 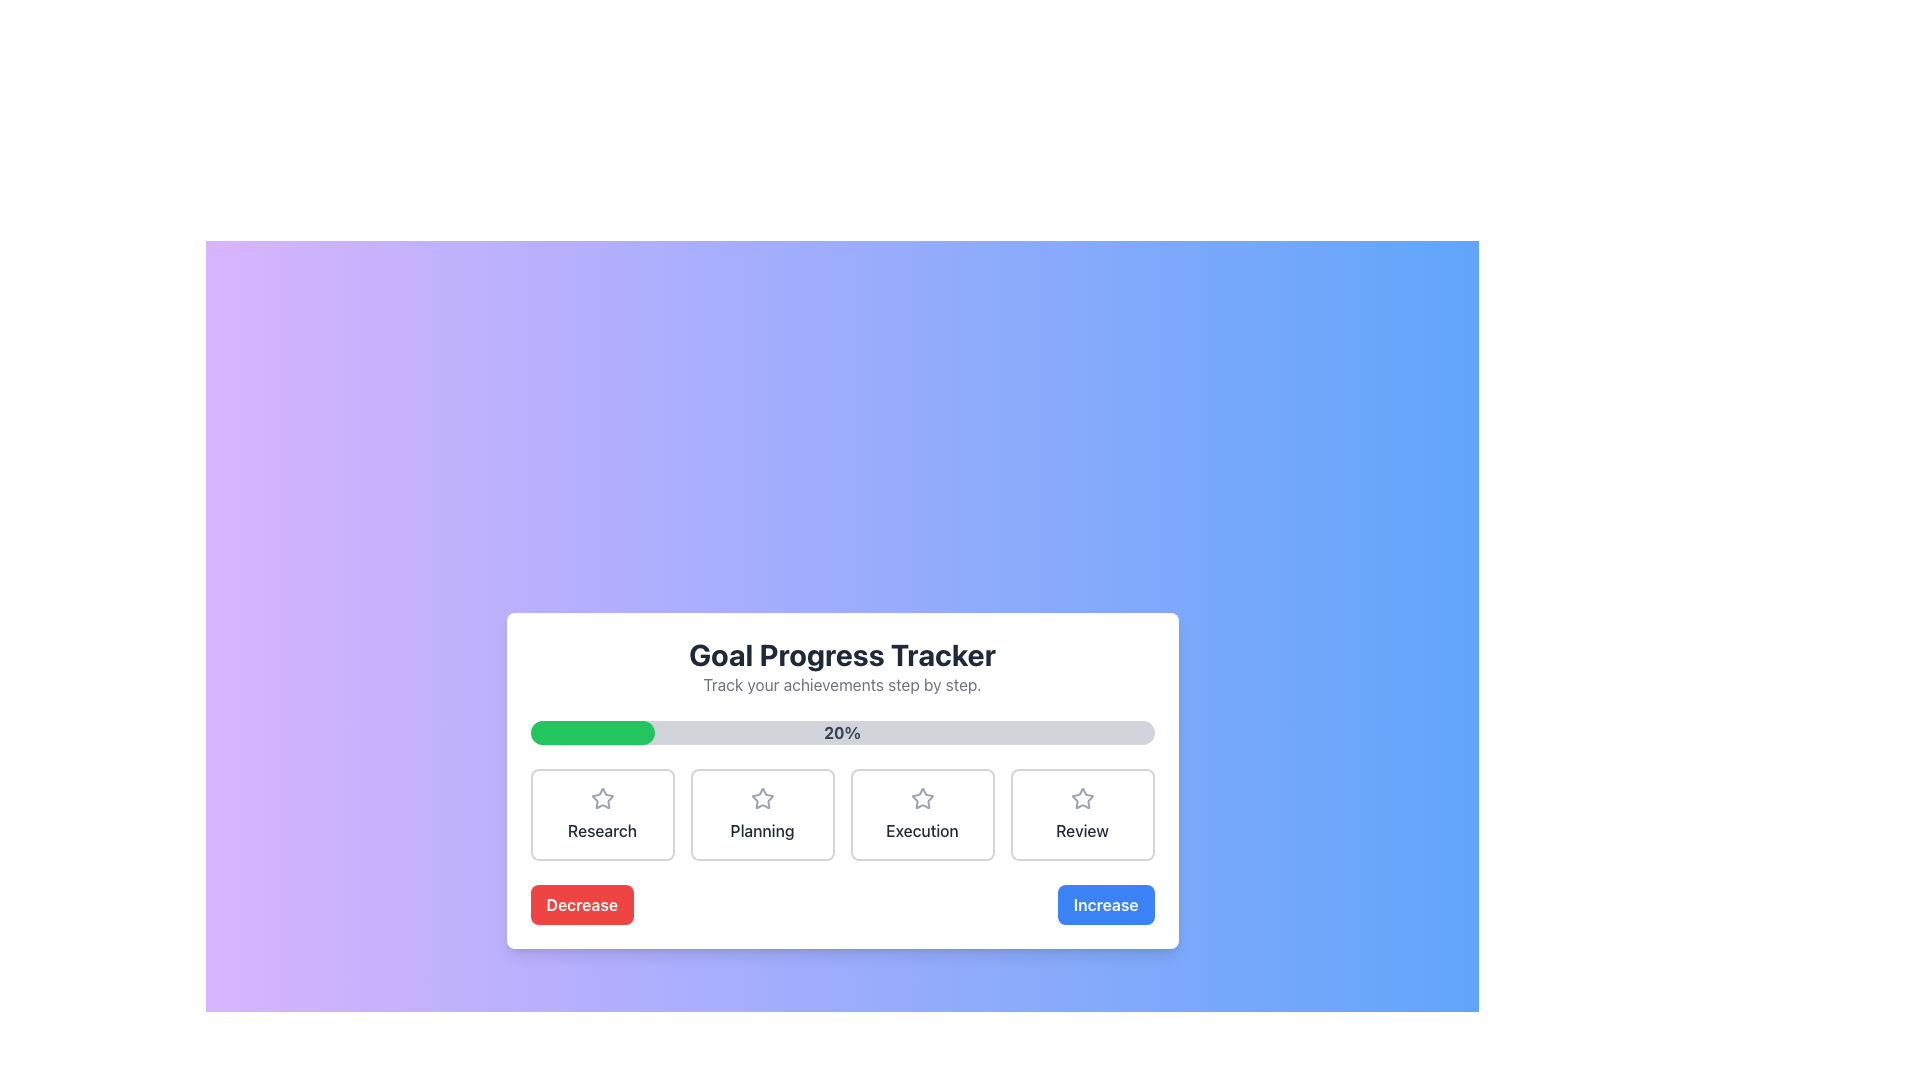 What do you see at coordinates (601, 797) in the screenshot?
I see `the star-shaped SVG icon with a gray outline, which is the first step indicator aligned with the 'Research' label` at bounding box center [601, 797].